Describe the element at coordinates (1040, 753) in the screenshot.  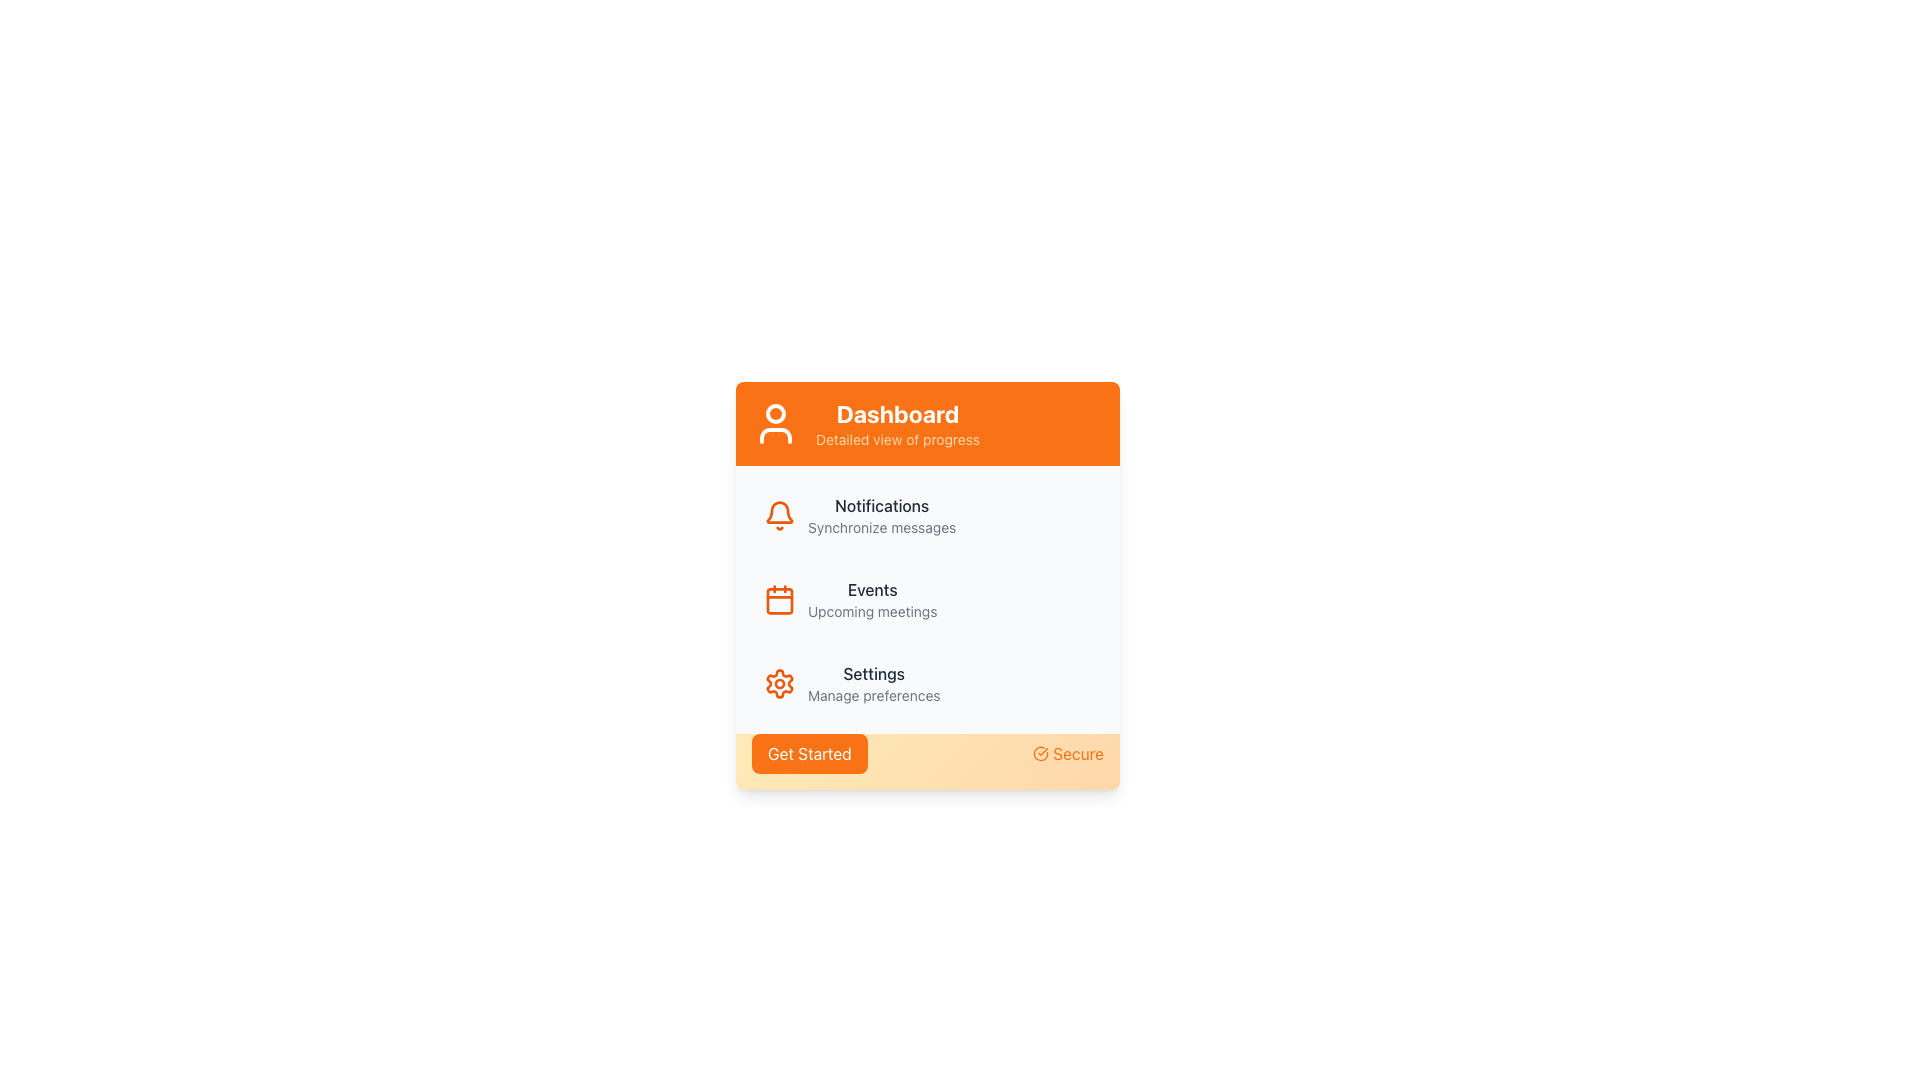
I see `the security icon located at the lower right segment of the card-shaped dashboard interface, next to the 'Secure' label` at that location.